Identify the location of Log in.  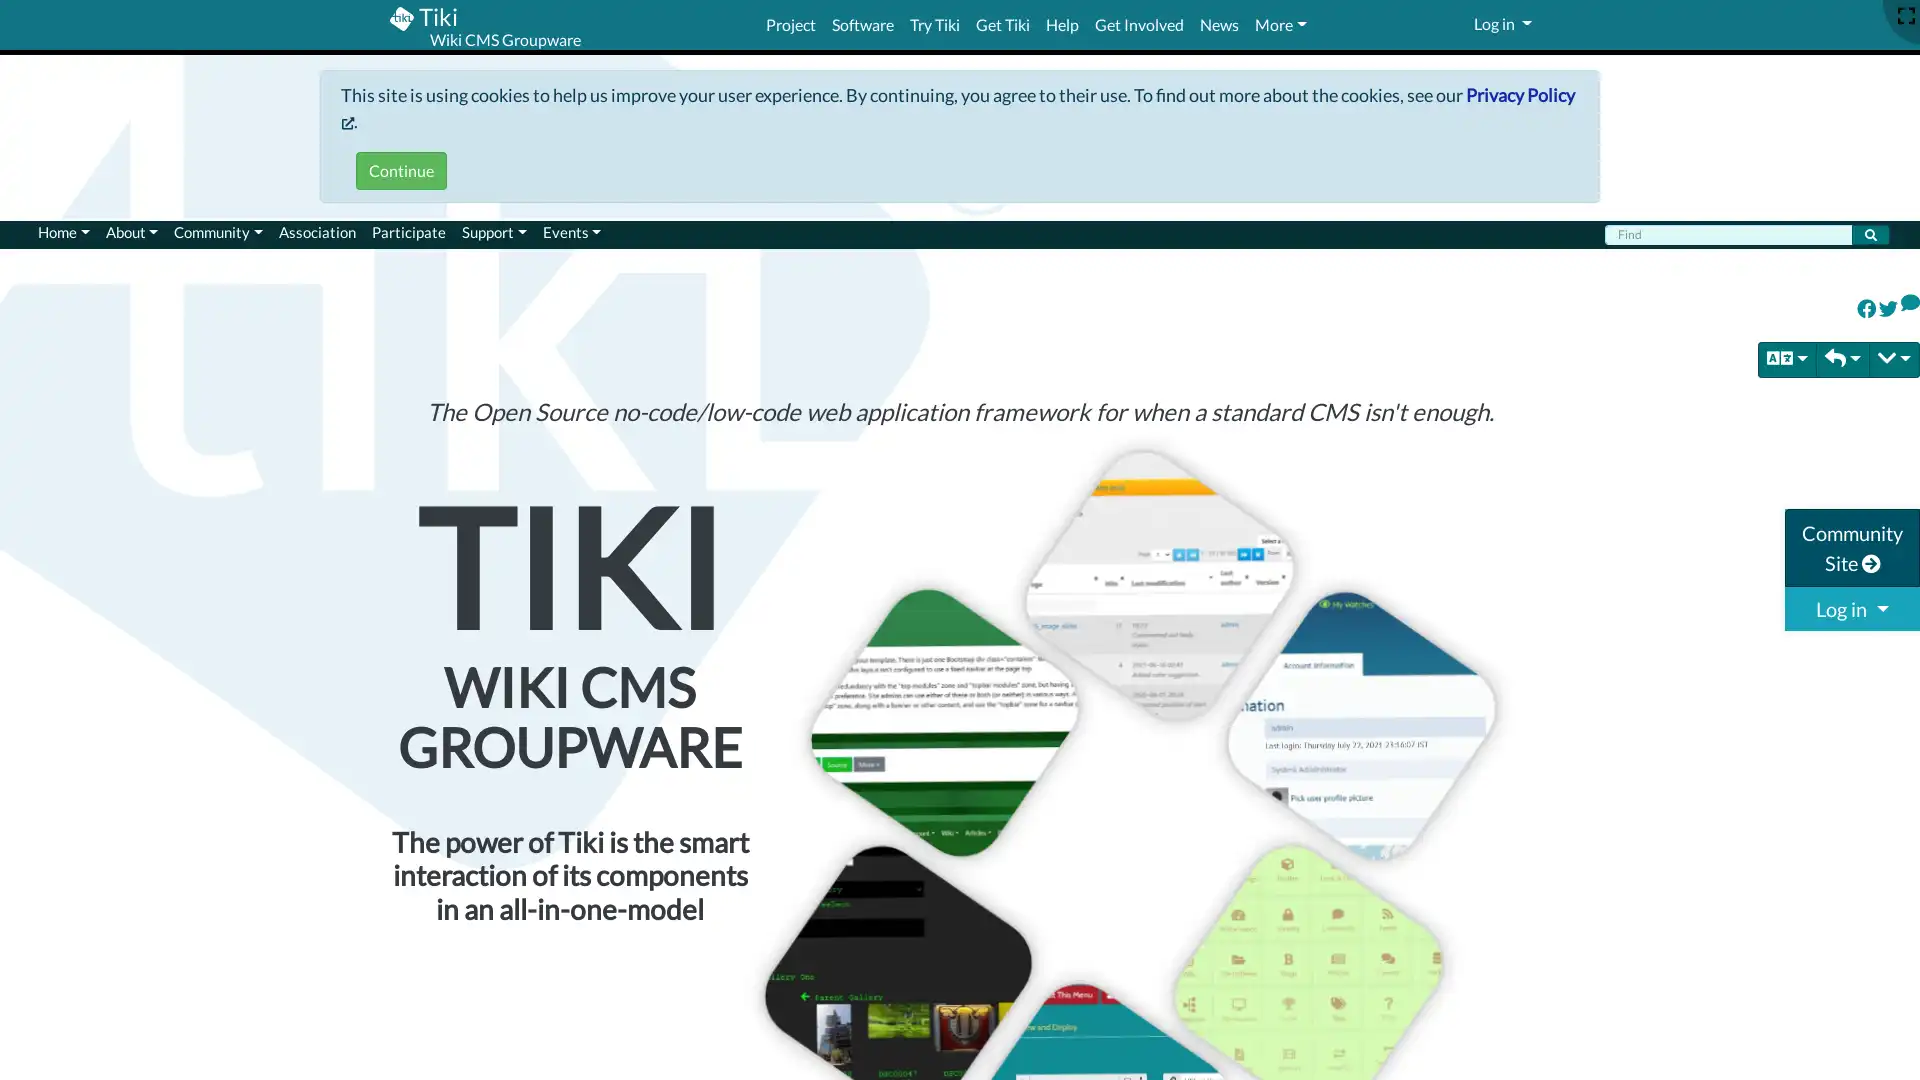
(1502, 23).